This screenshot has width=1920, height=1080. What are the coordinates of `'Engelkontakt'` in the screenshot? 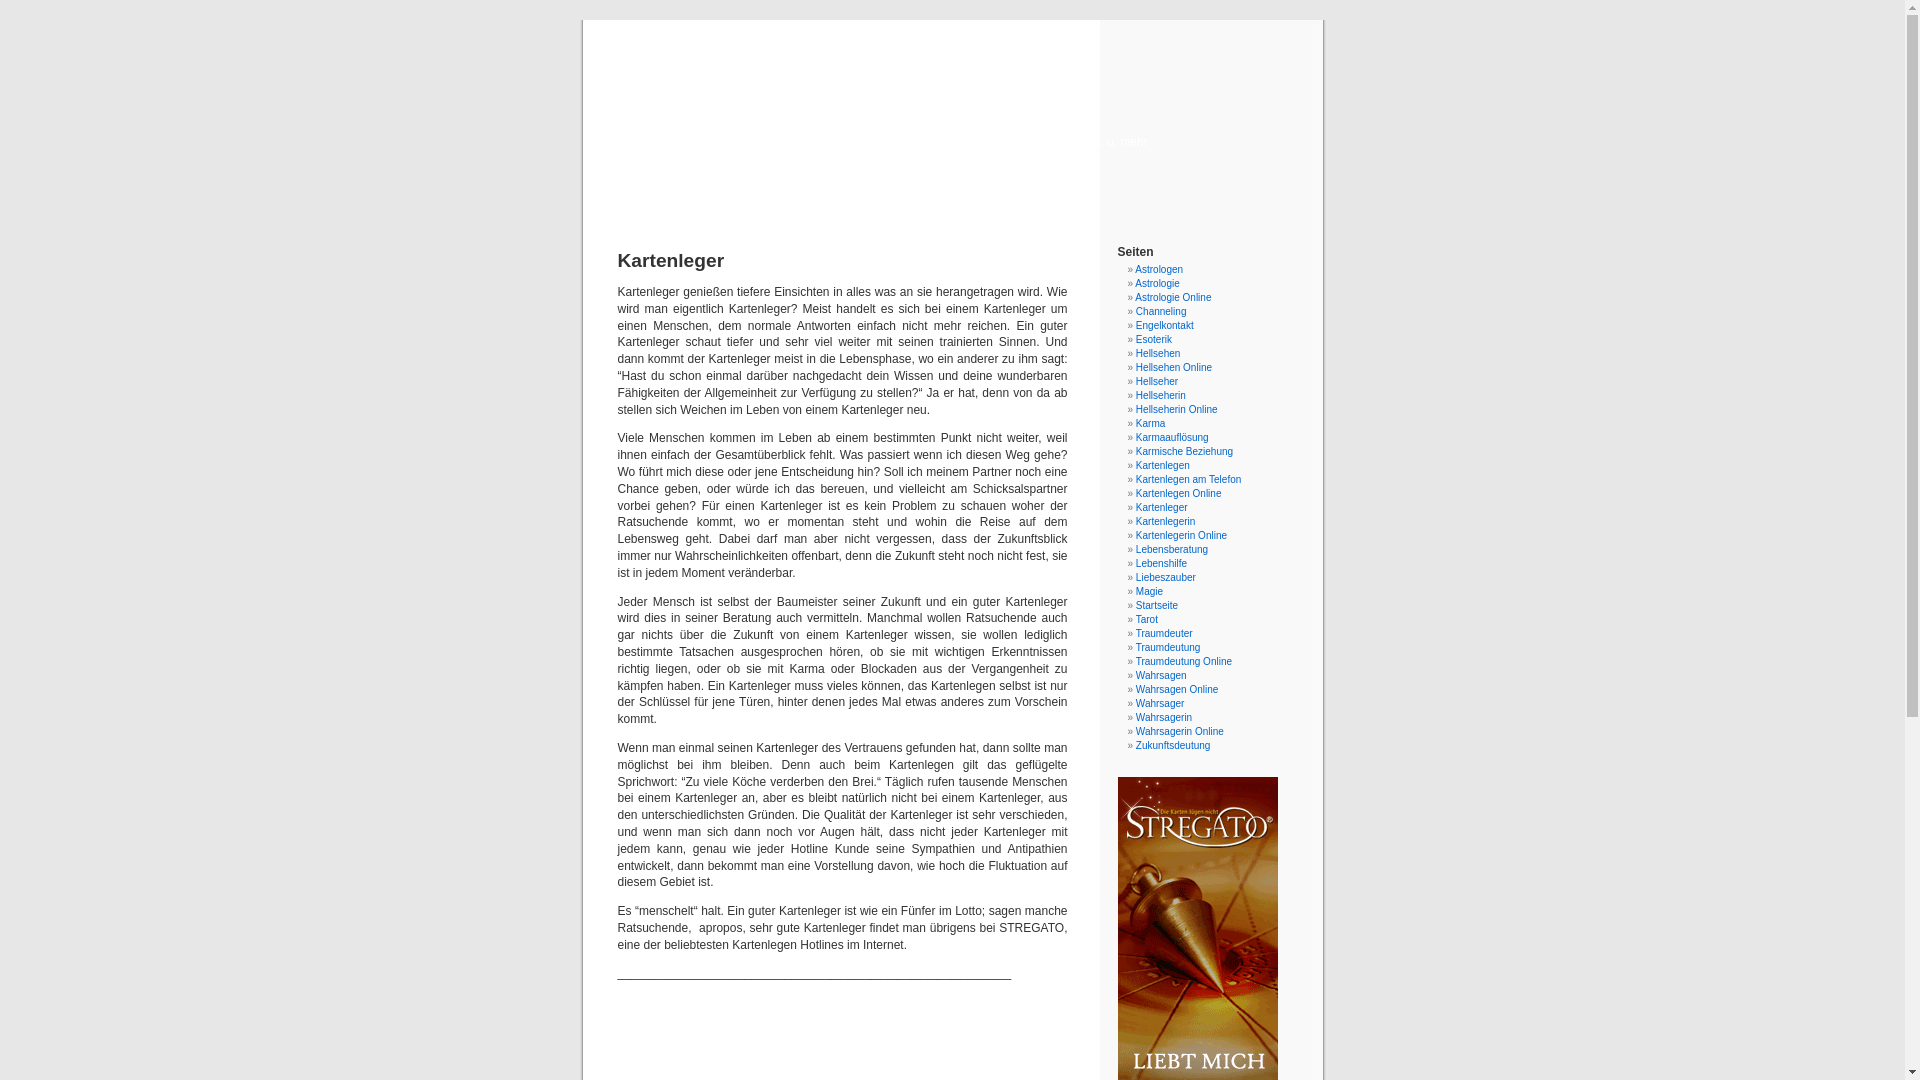 It's located at (1165, 324).